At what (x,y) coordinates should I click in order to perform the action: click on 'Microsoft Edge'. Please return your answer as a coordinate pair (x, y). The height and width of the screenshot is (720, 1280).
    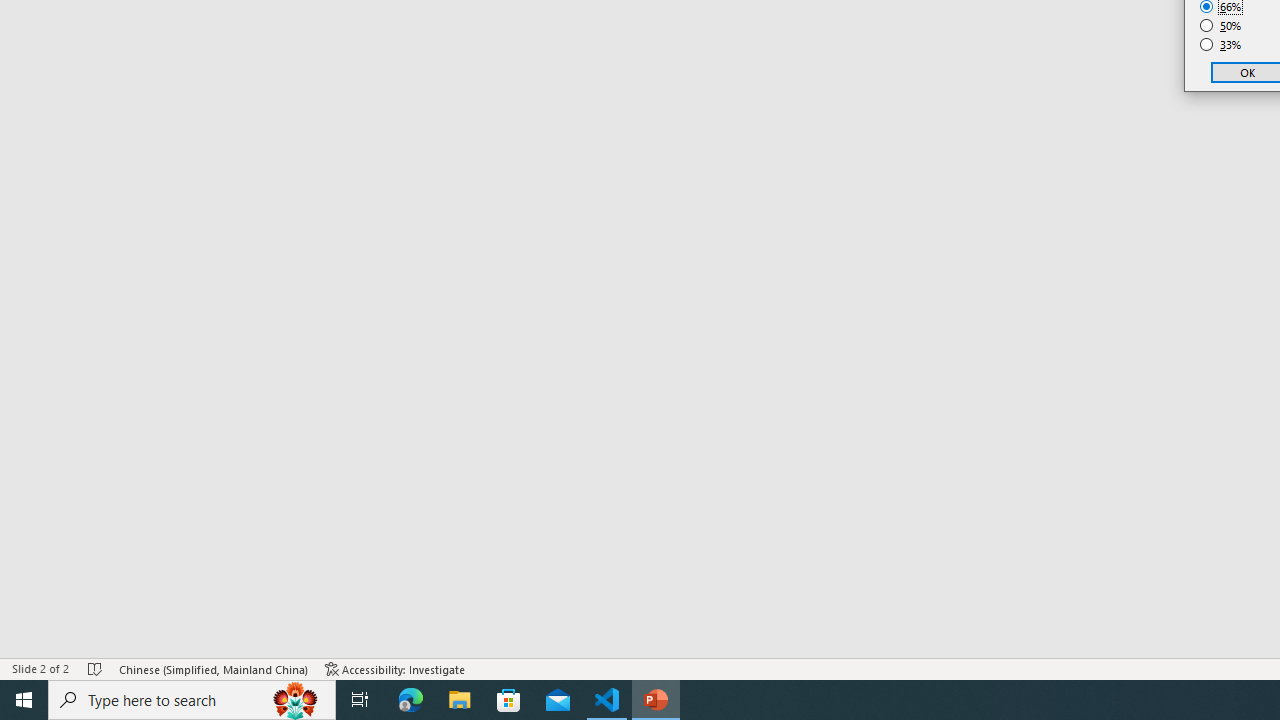
    Looking at the image, I should click on (410, 698).